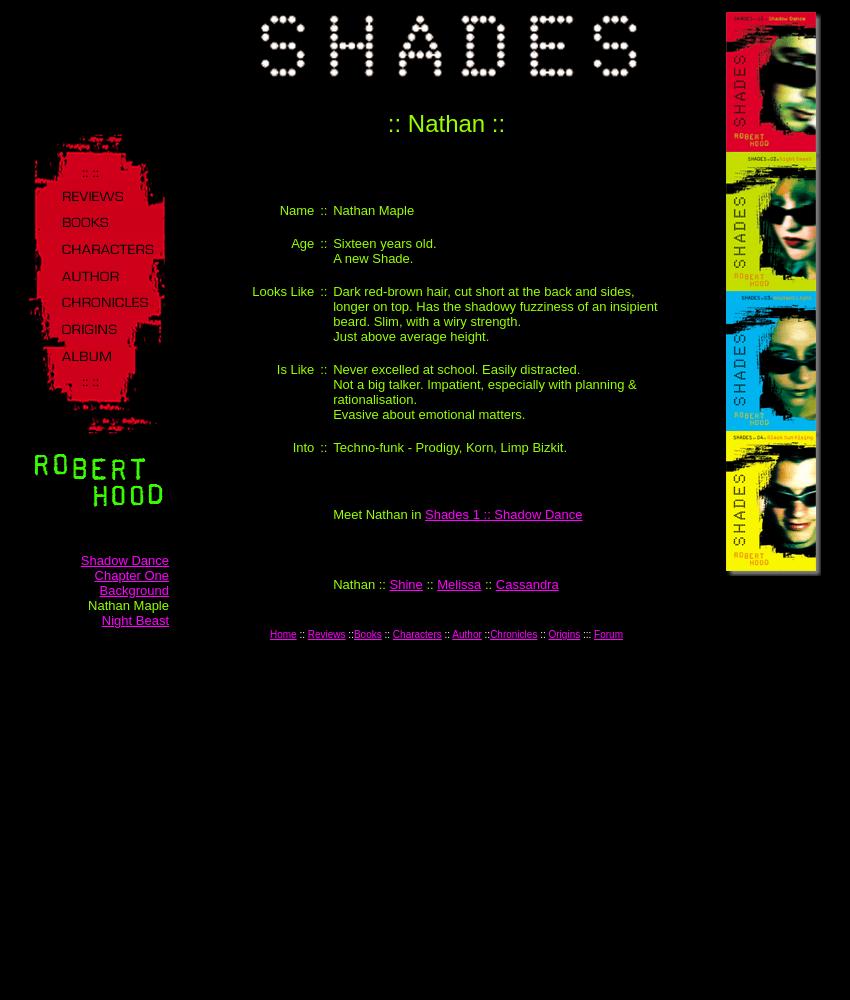 Image resolution: width=850 pixels, height=1000 pixels. Describe the element at coordinates (503, 514) in the screenshot. I see `'Shades 1 :: Shadow Dance'` at that location.